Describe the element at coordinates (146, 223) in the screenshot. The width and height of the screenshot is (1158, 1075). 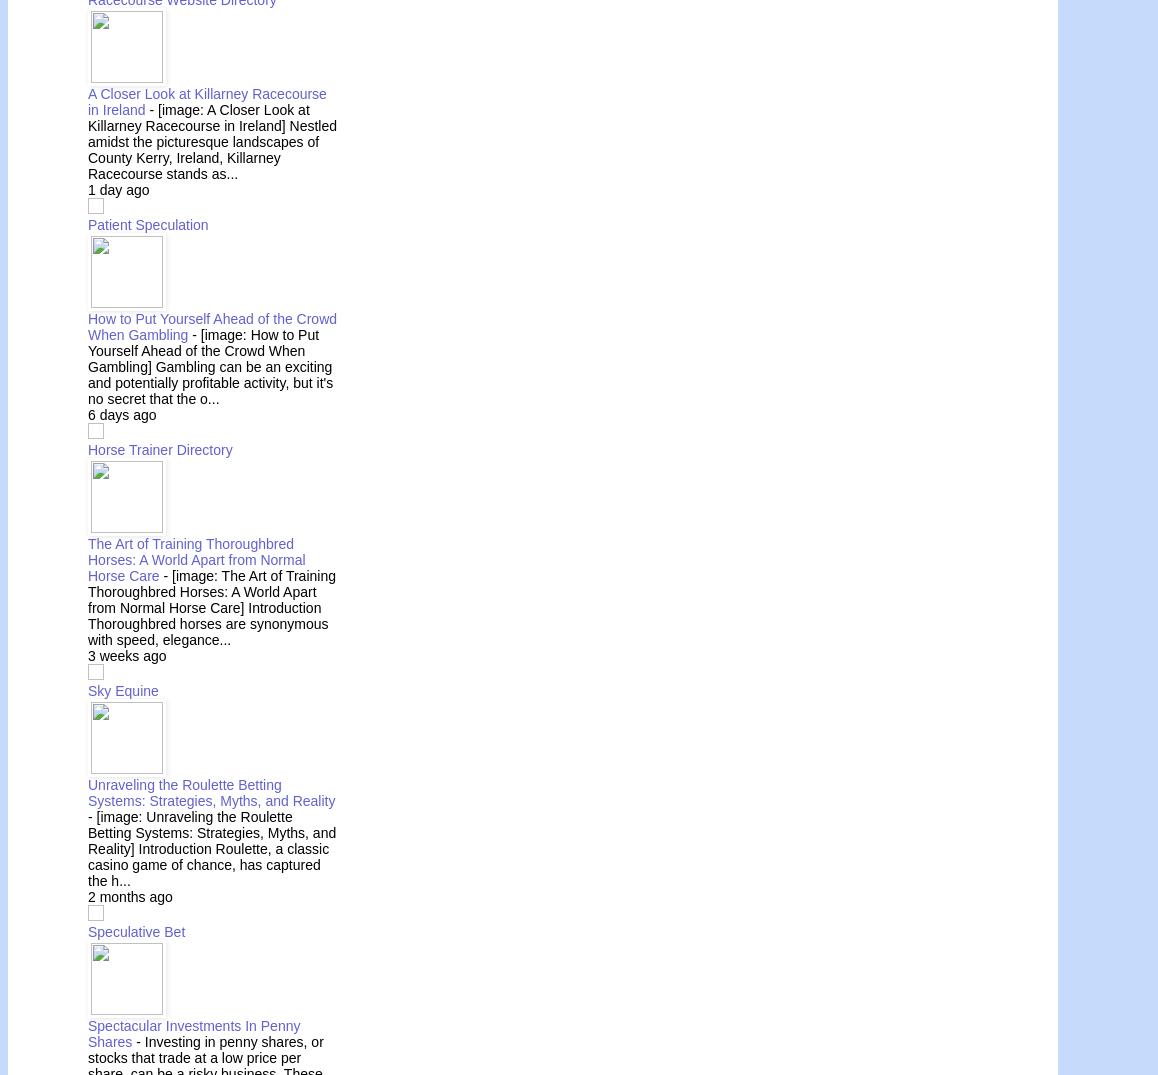
I see `'Patient Speculation'` at that location.